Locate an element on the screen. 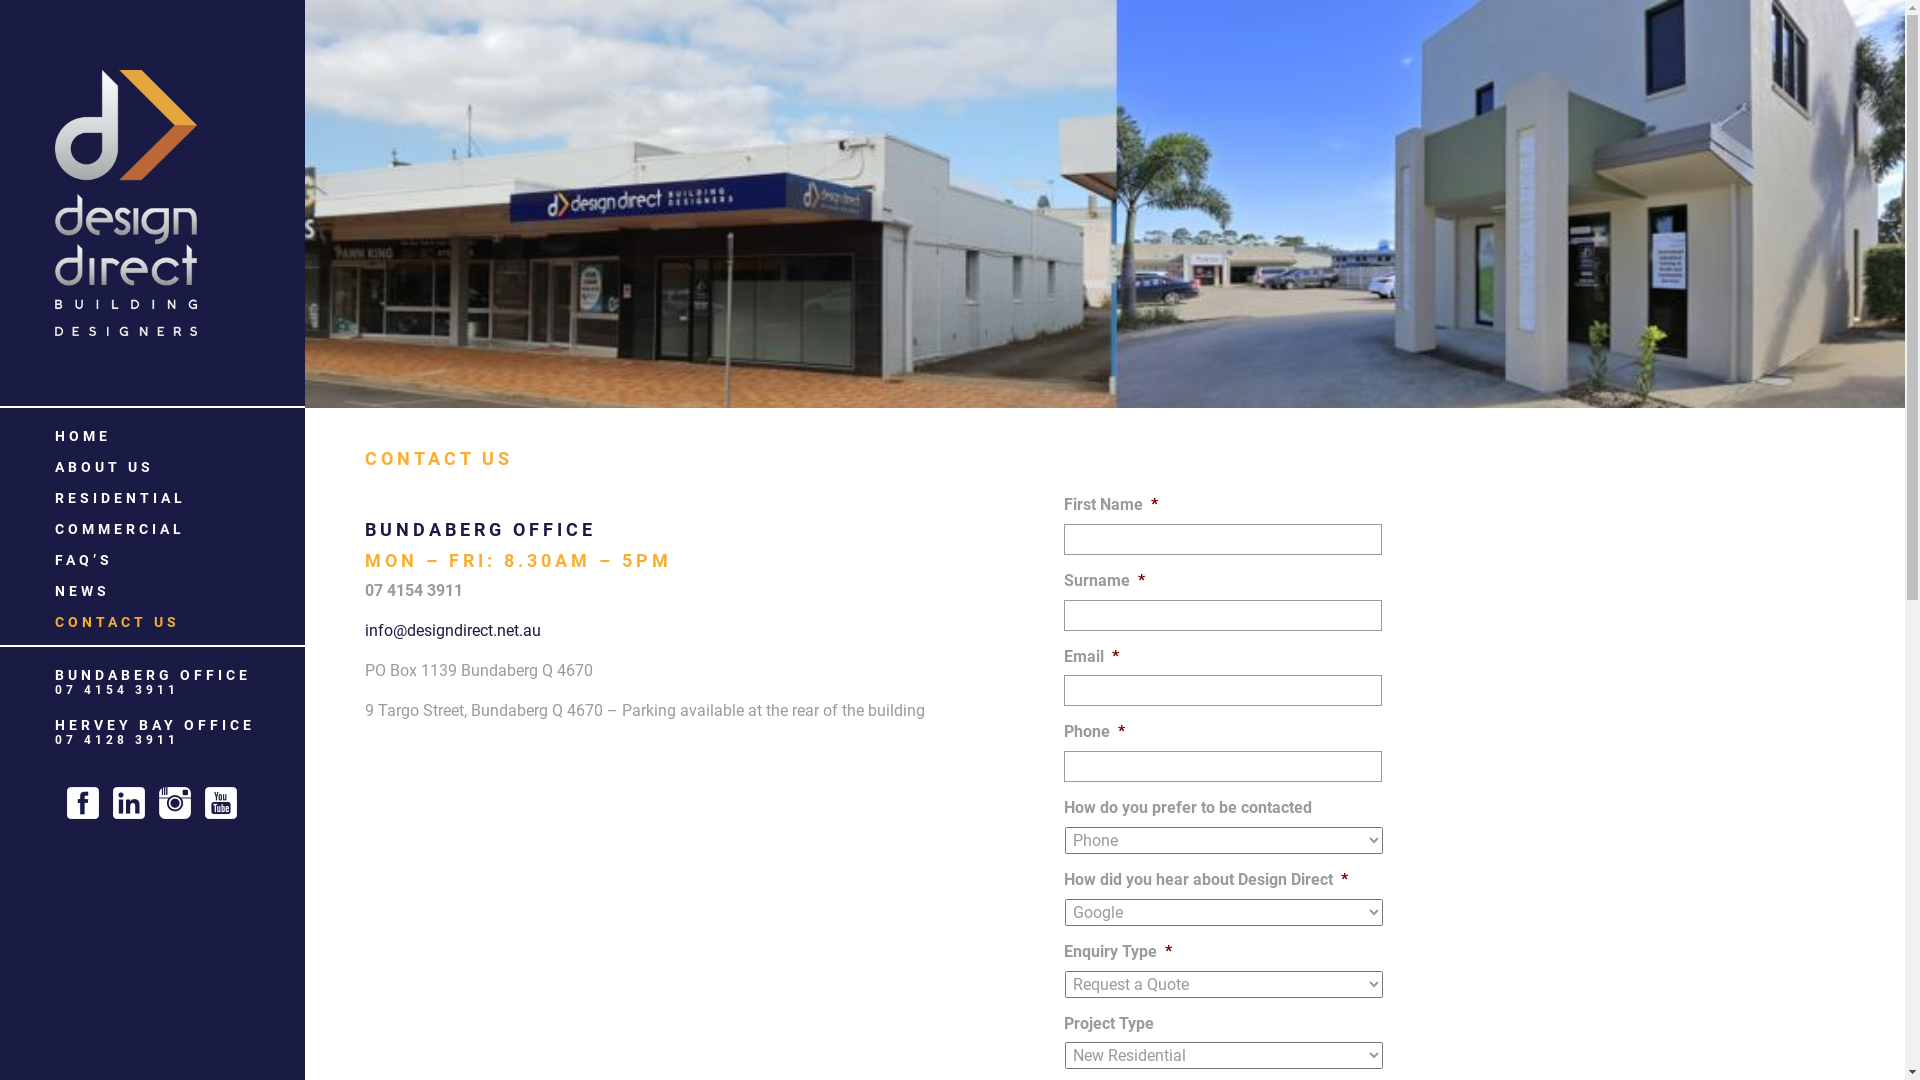  'ABOUT US' is located at coordinates (103, 466).